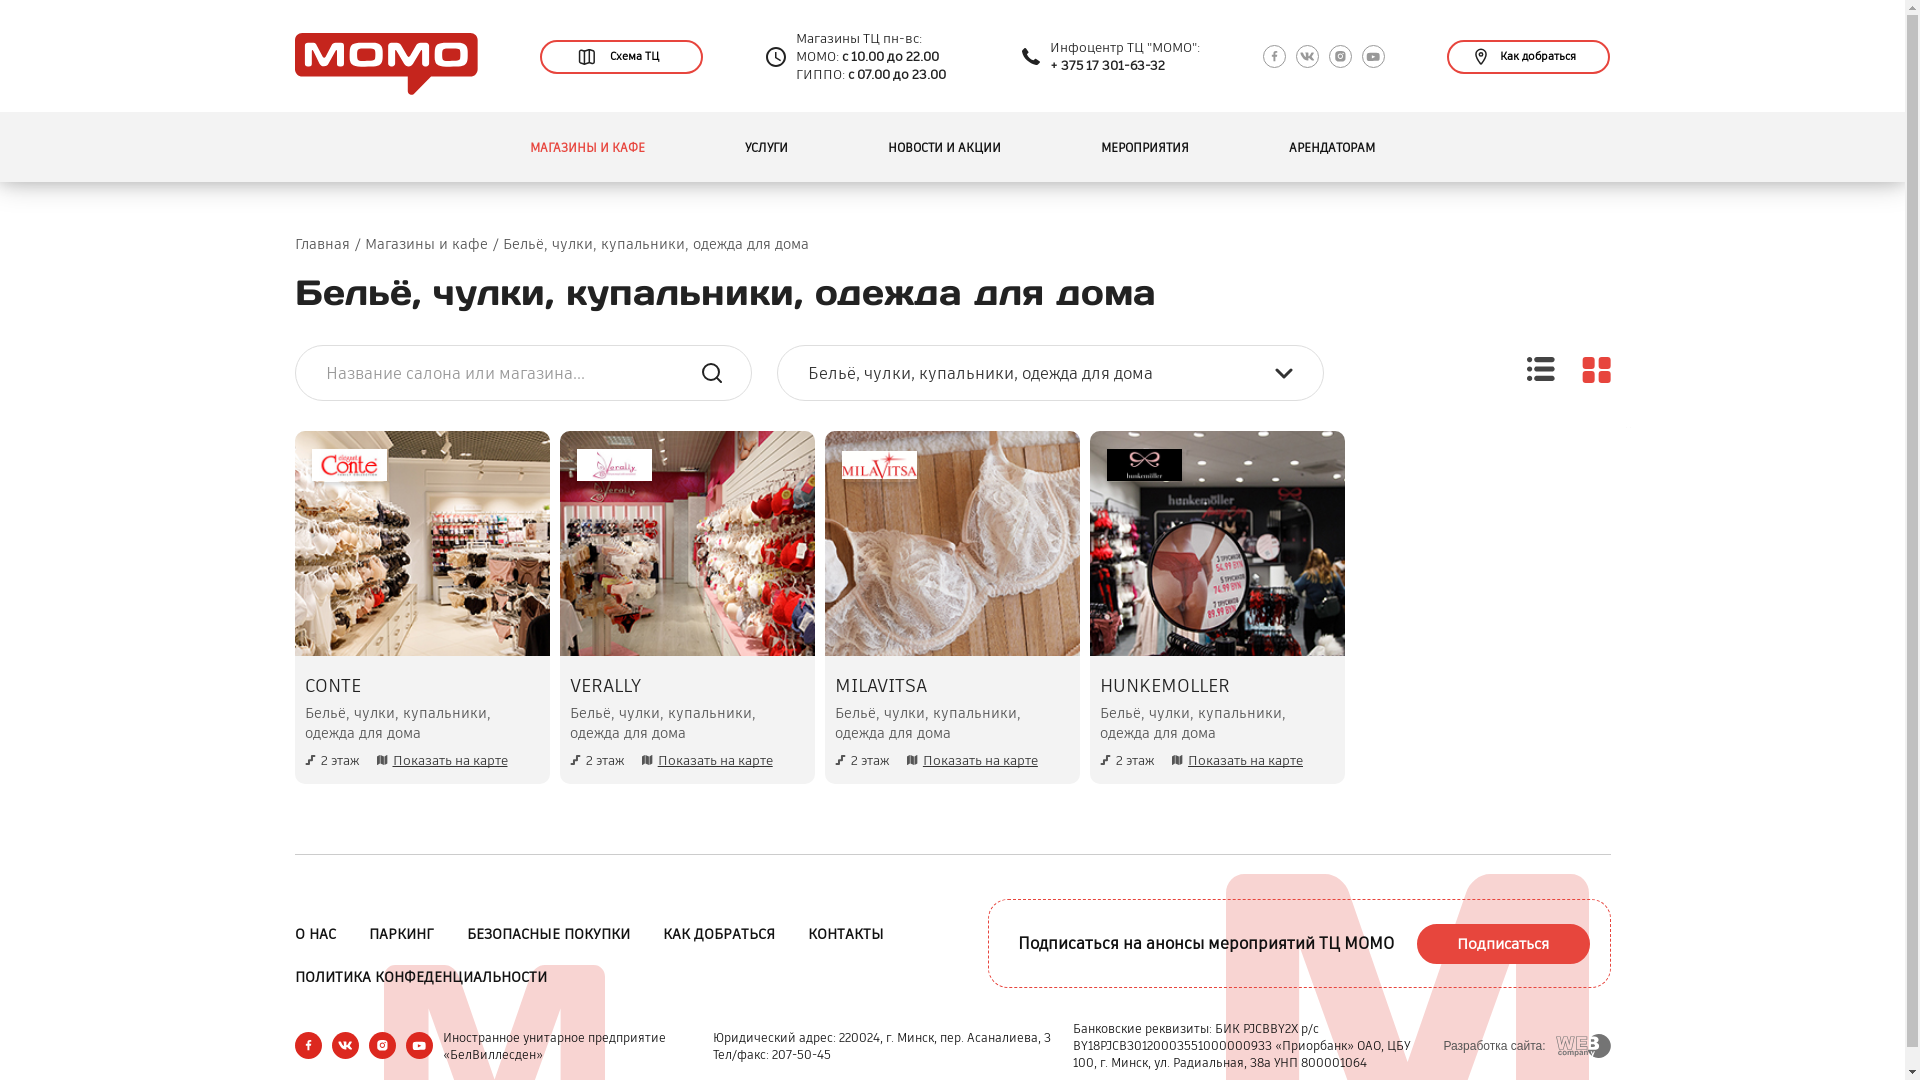 Image resolution: width=1920 pixels, height=1080 pixels. Describe the element at coordinates (1049, 64) in the screenshot. I see `'+ 375 17 301-63-32'` at that location.